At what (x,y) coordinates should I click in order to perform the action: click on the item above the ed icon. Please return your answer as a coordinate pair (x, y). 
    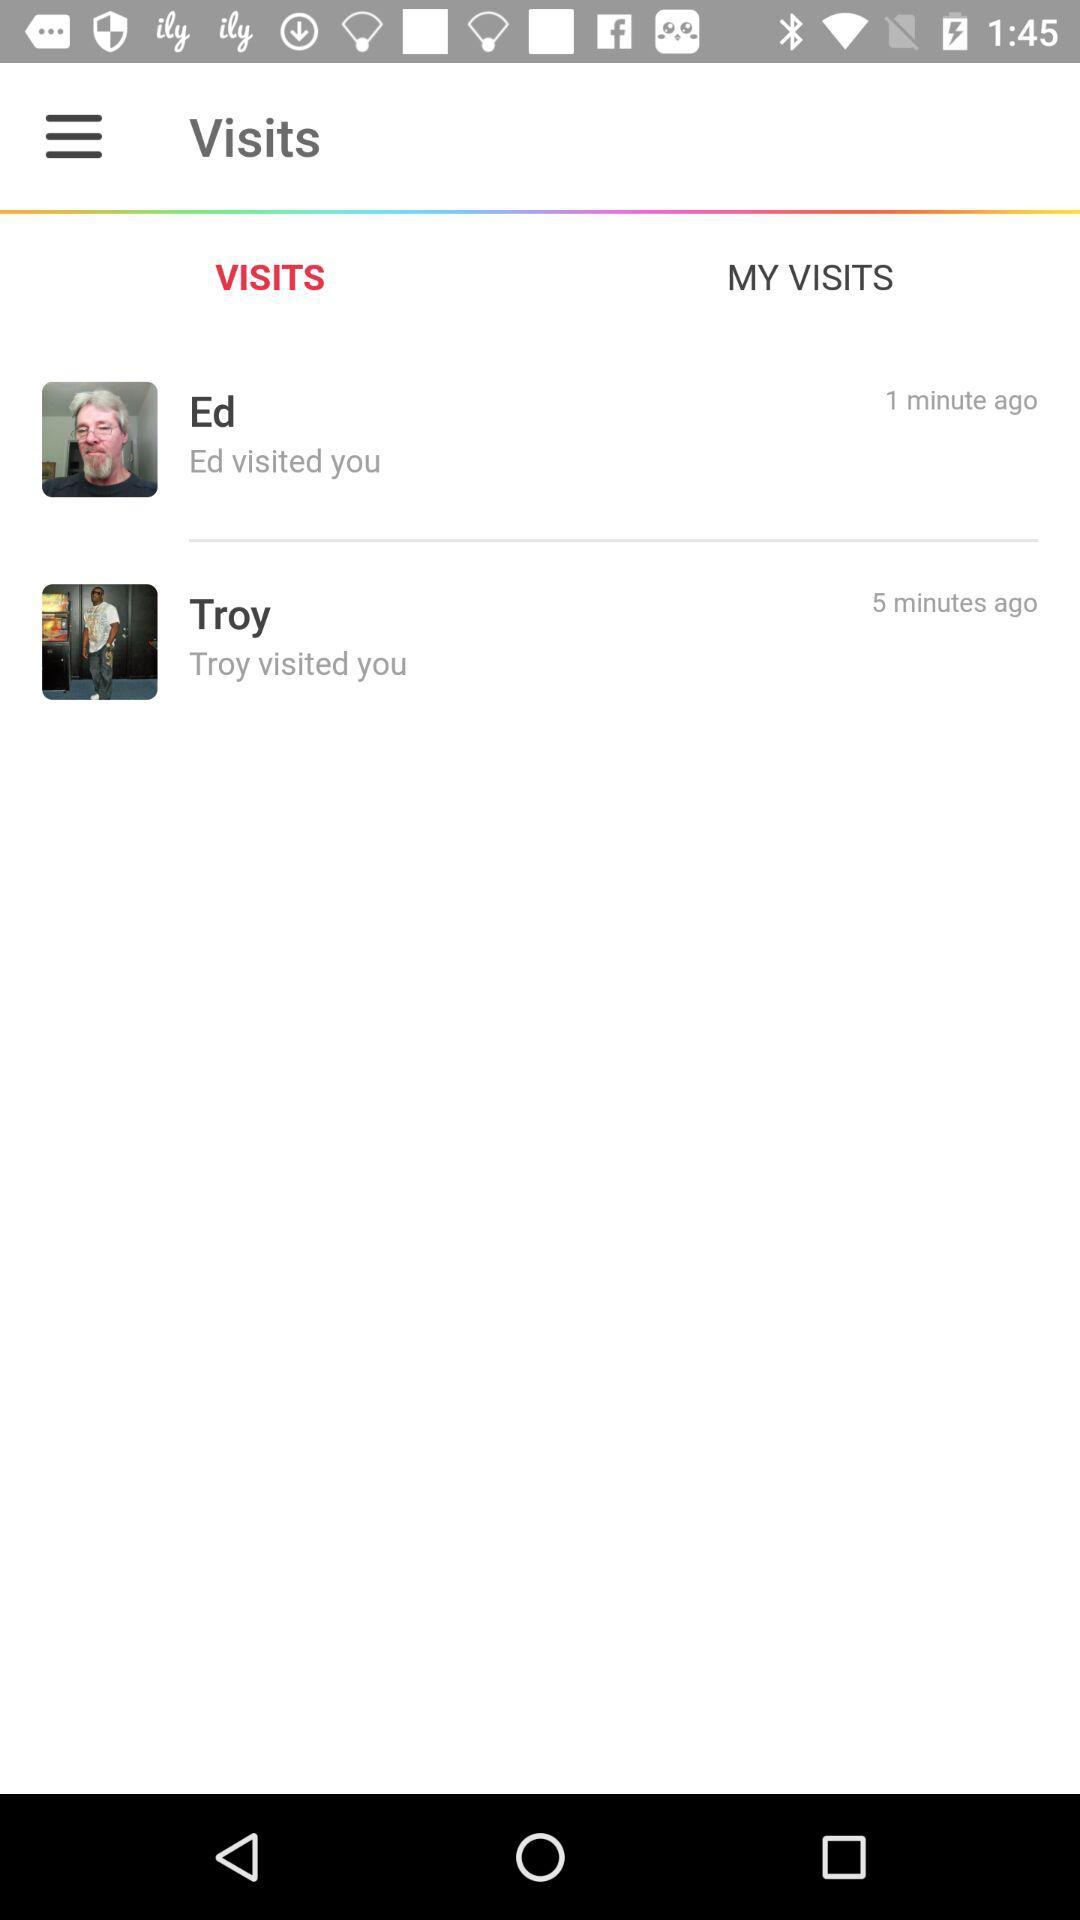
    Looking at the image, I should click on (810, 275).